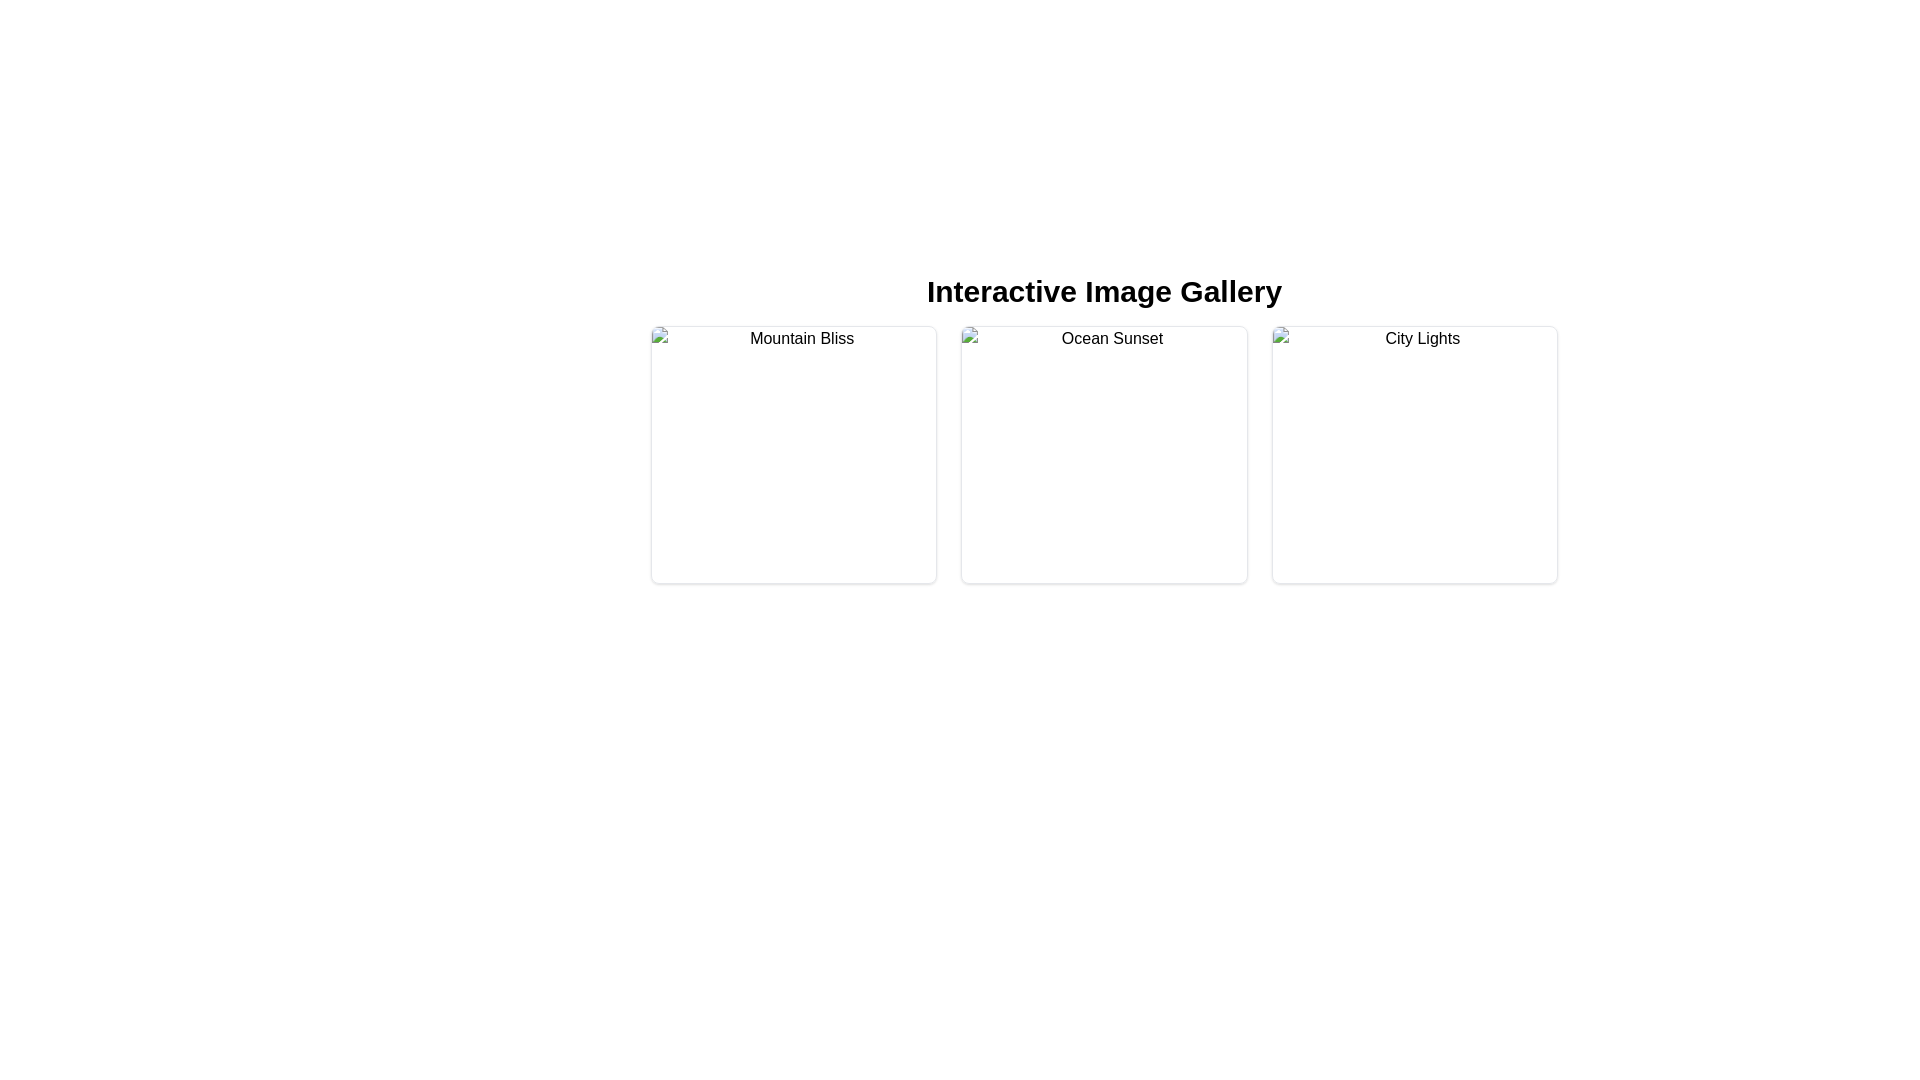 This screenshot has width=1920, height=1080. I want to click on the image at the center of the first card, so click(793, 455).